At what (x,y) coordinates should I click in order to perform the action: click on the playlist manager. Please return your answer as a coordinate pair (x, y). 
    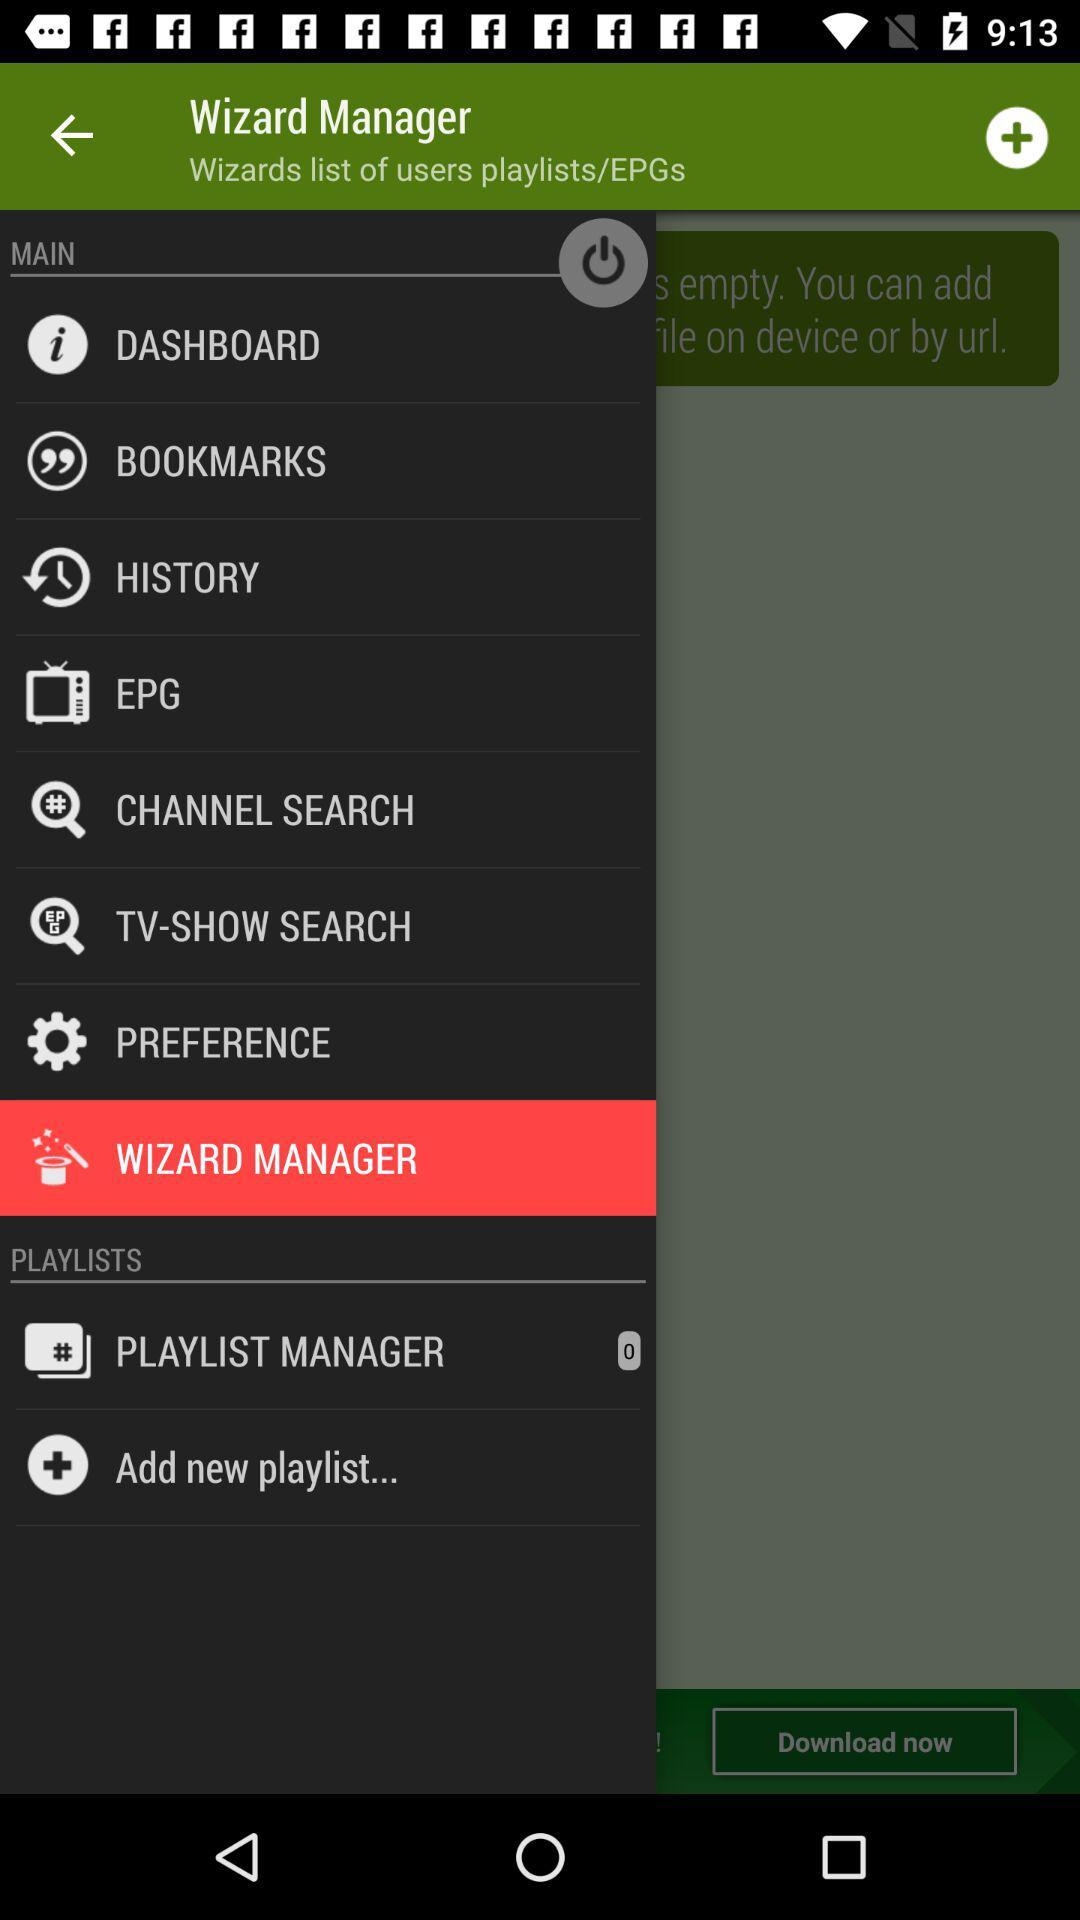
    Looking at the image, I should click on (280, 1350).